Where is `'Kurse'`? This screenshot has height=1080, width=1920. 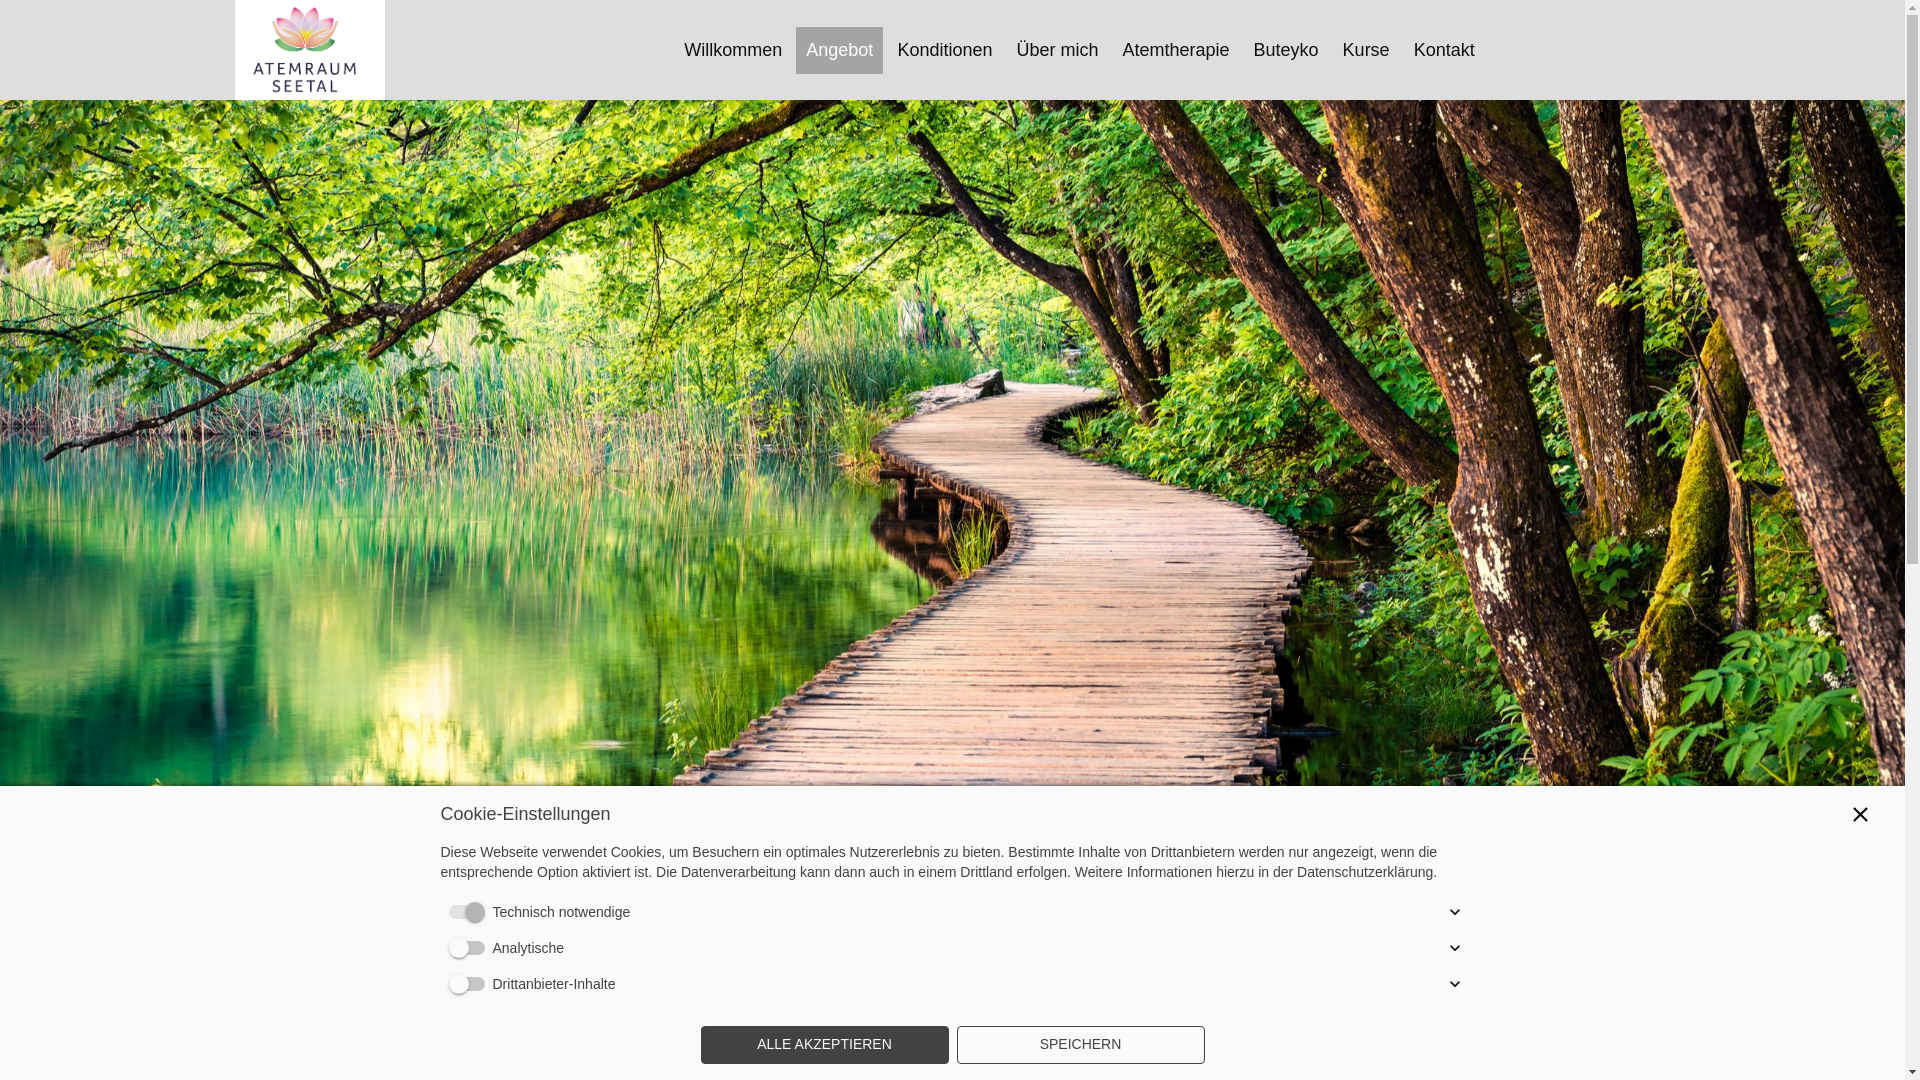 'Kurse' is located at coordinates (1343, 49).